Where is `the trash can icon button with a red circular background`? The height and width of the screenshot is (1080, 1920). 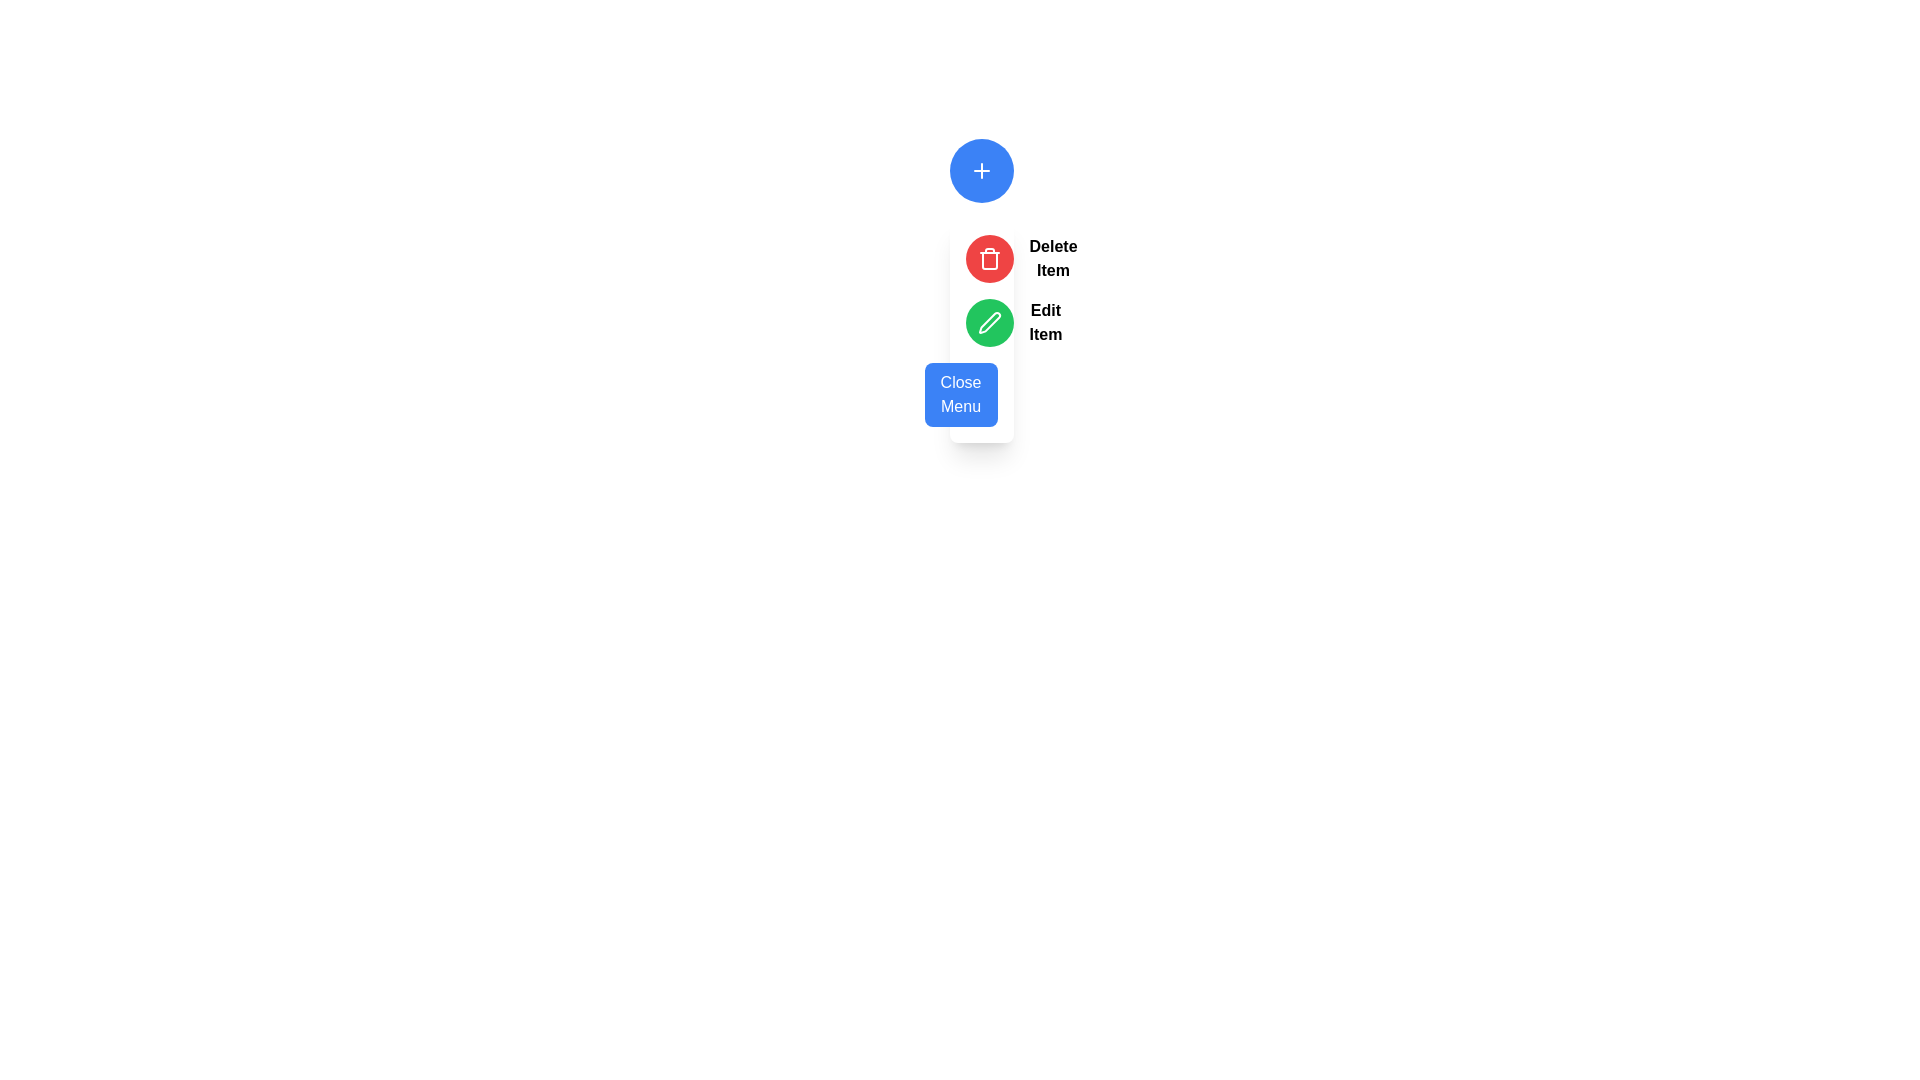
the trash can icon button with a red circular background is located at coordinates (989, 257).